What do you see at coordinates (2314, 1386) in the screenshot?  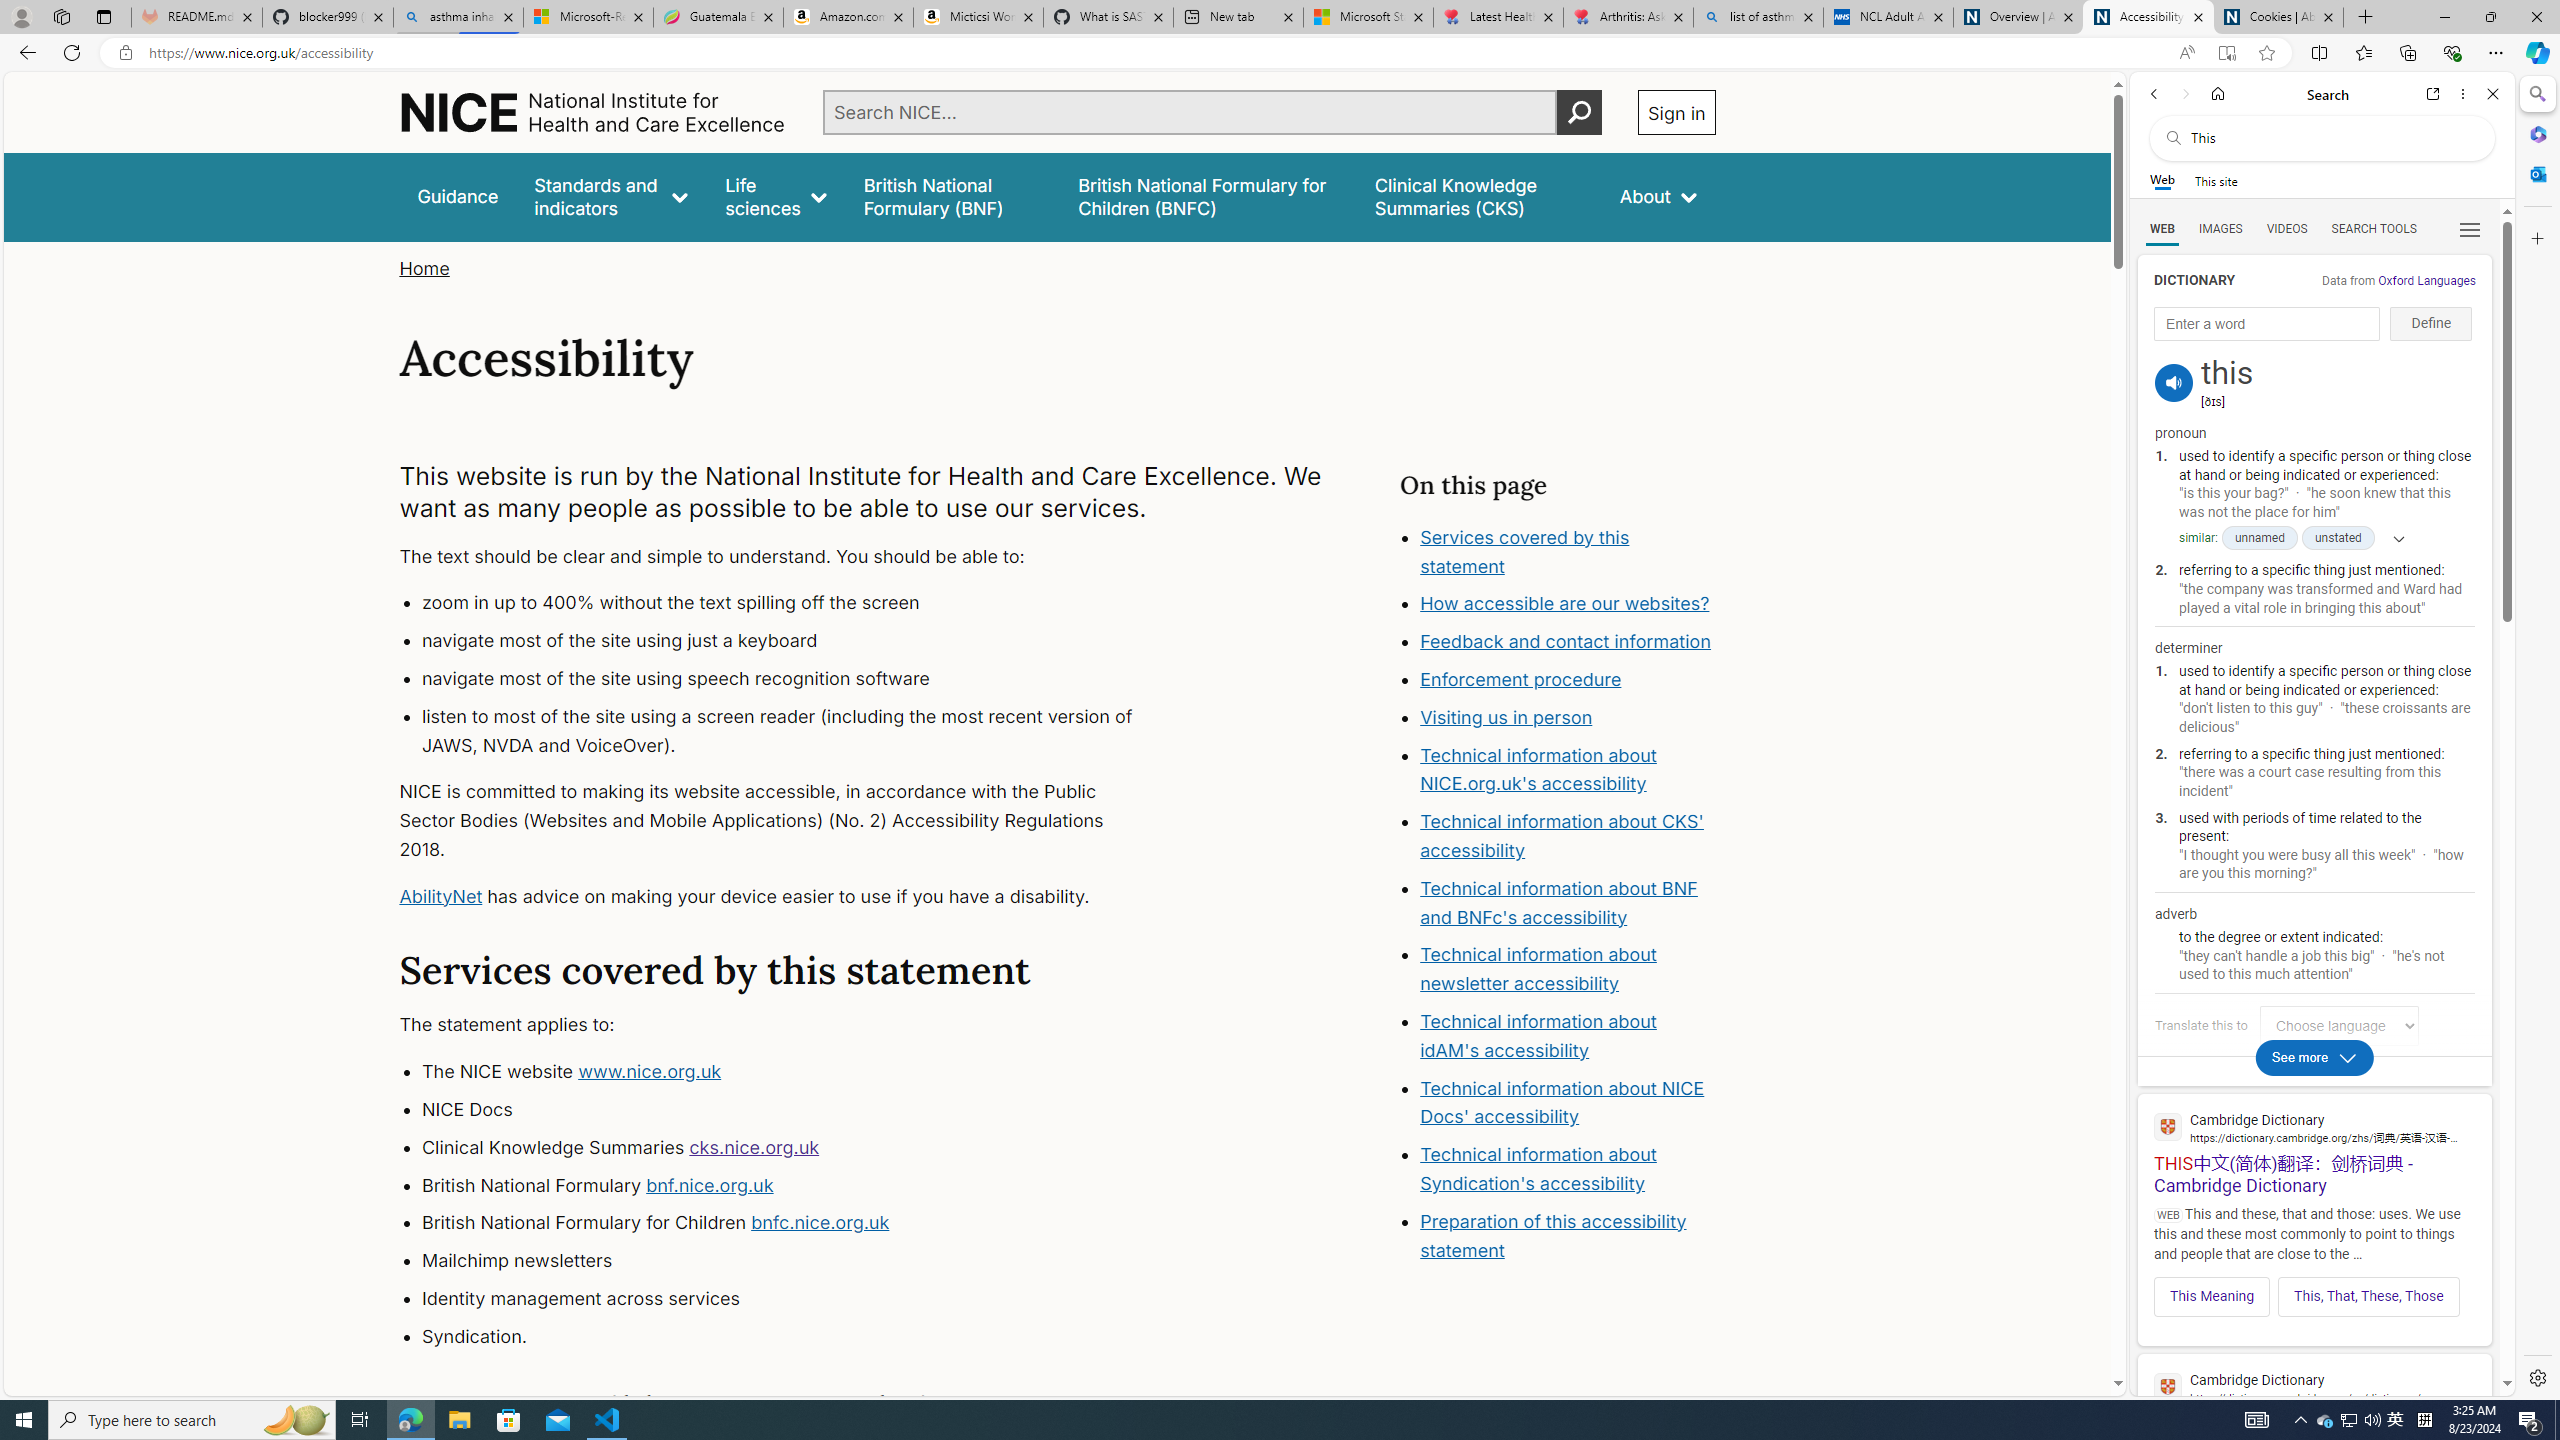 I see `'Cambridge Dictionary'` at bounding box center [2314, 1386].